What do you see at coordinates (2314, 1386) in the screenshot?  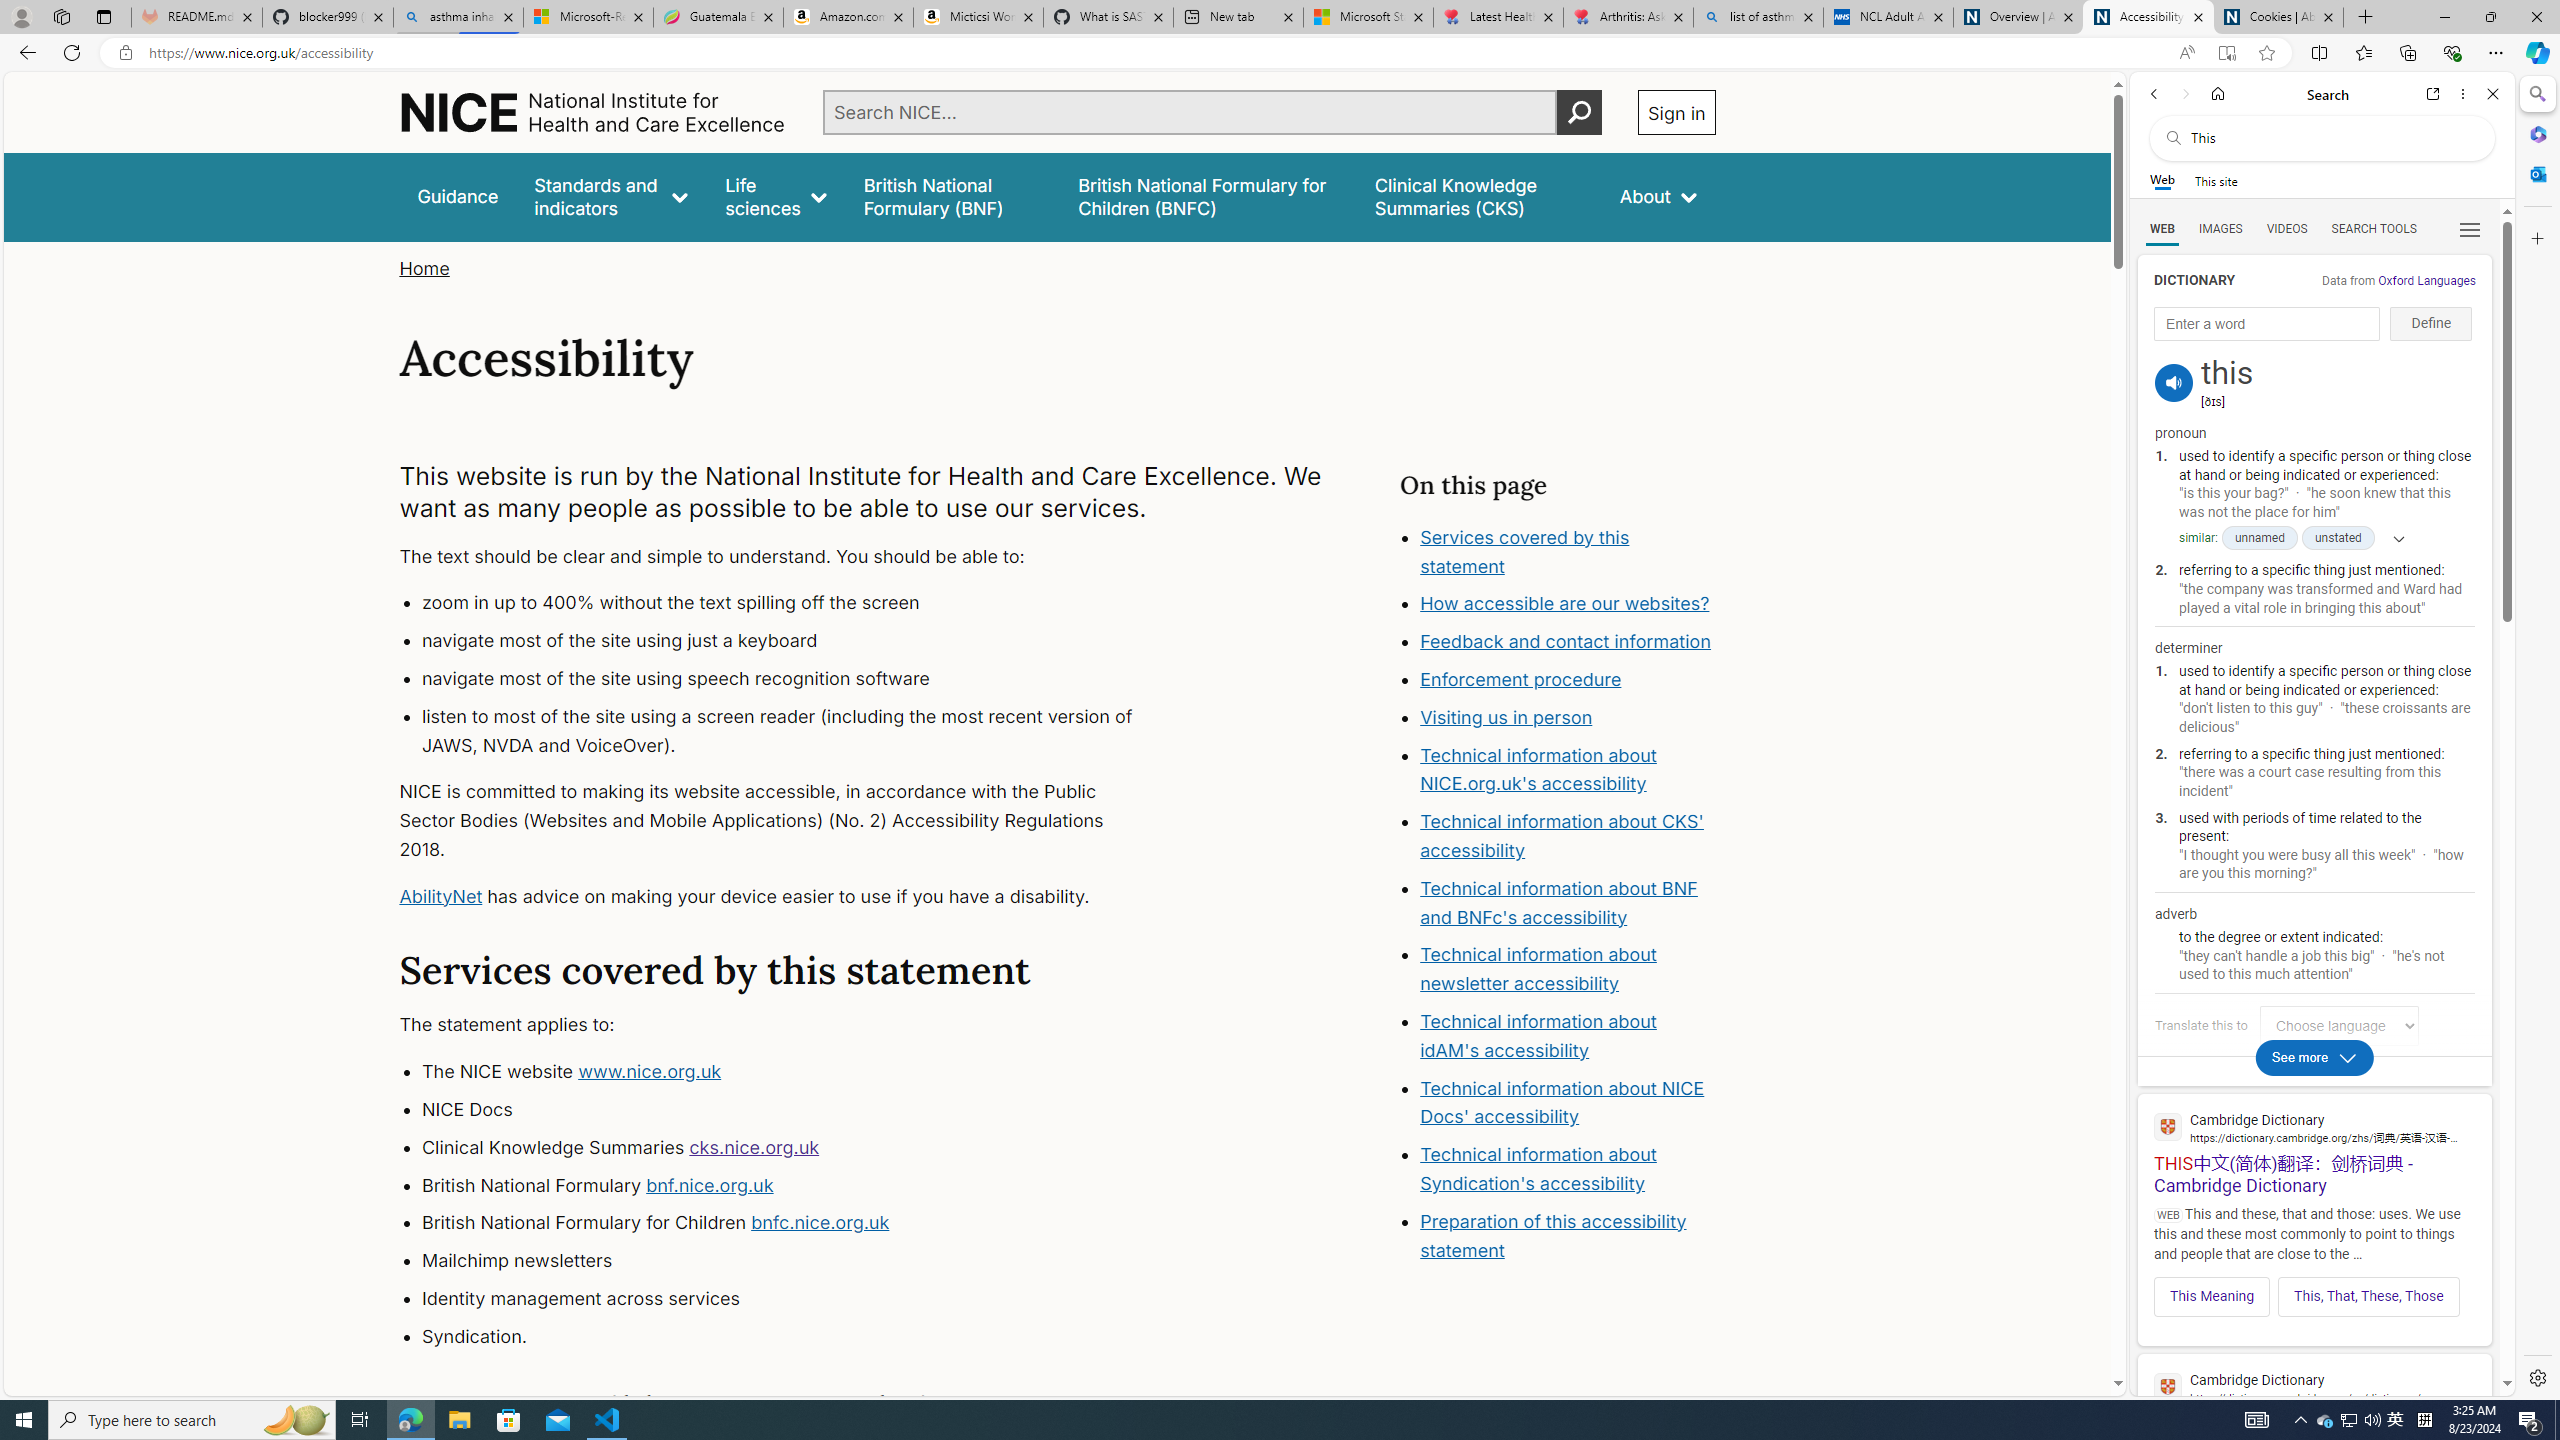 I see `'Cambridge Dictionary'` at bounding box center [2314, 1386].